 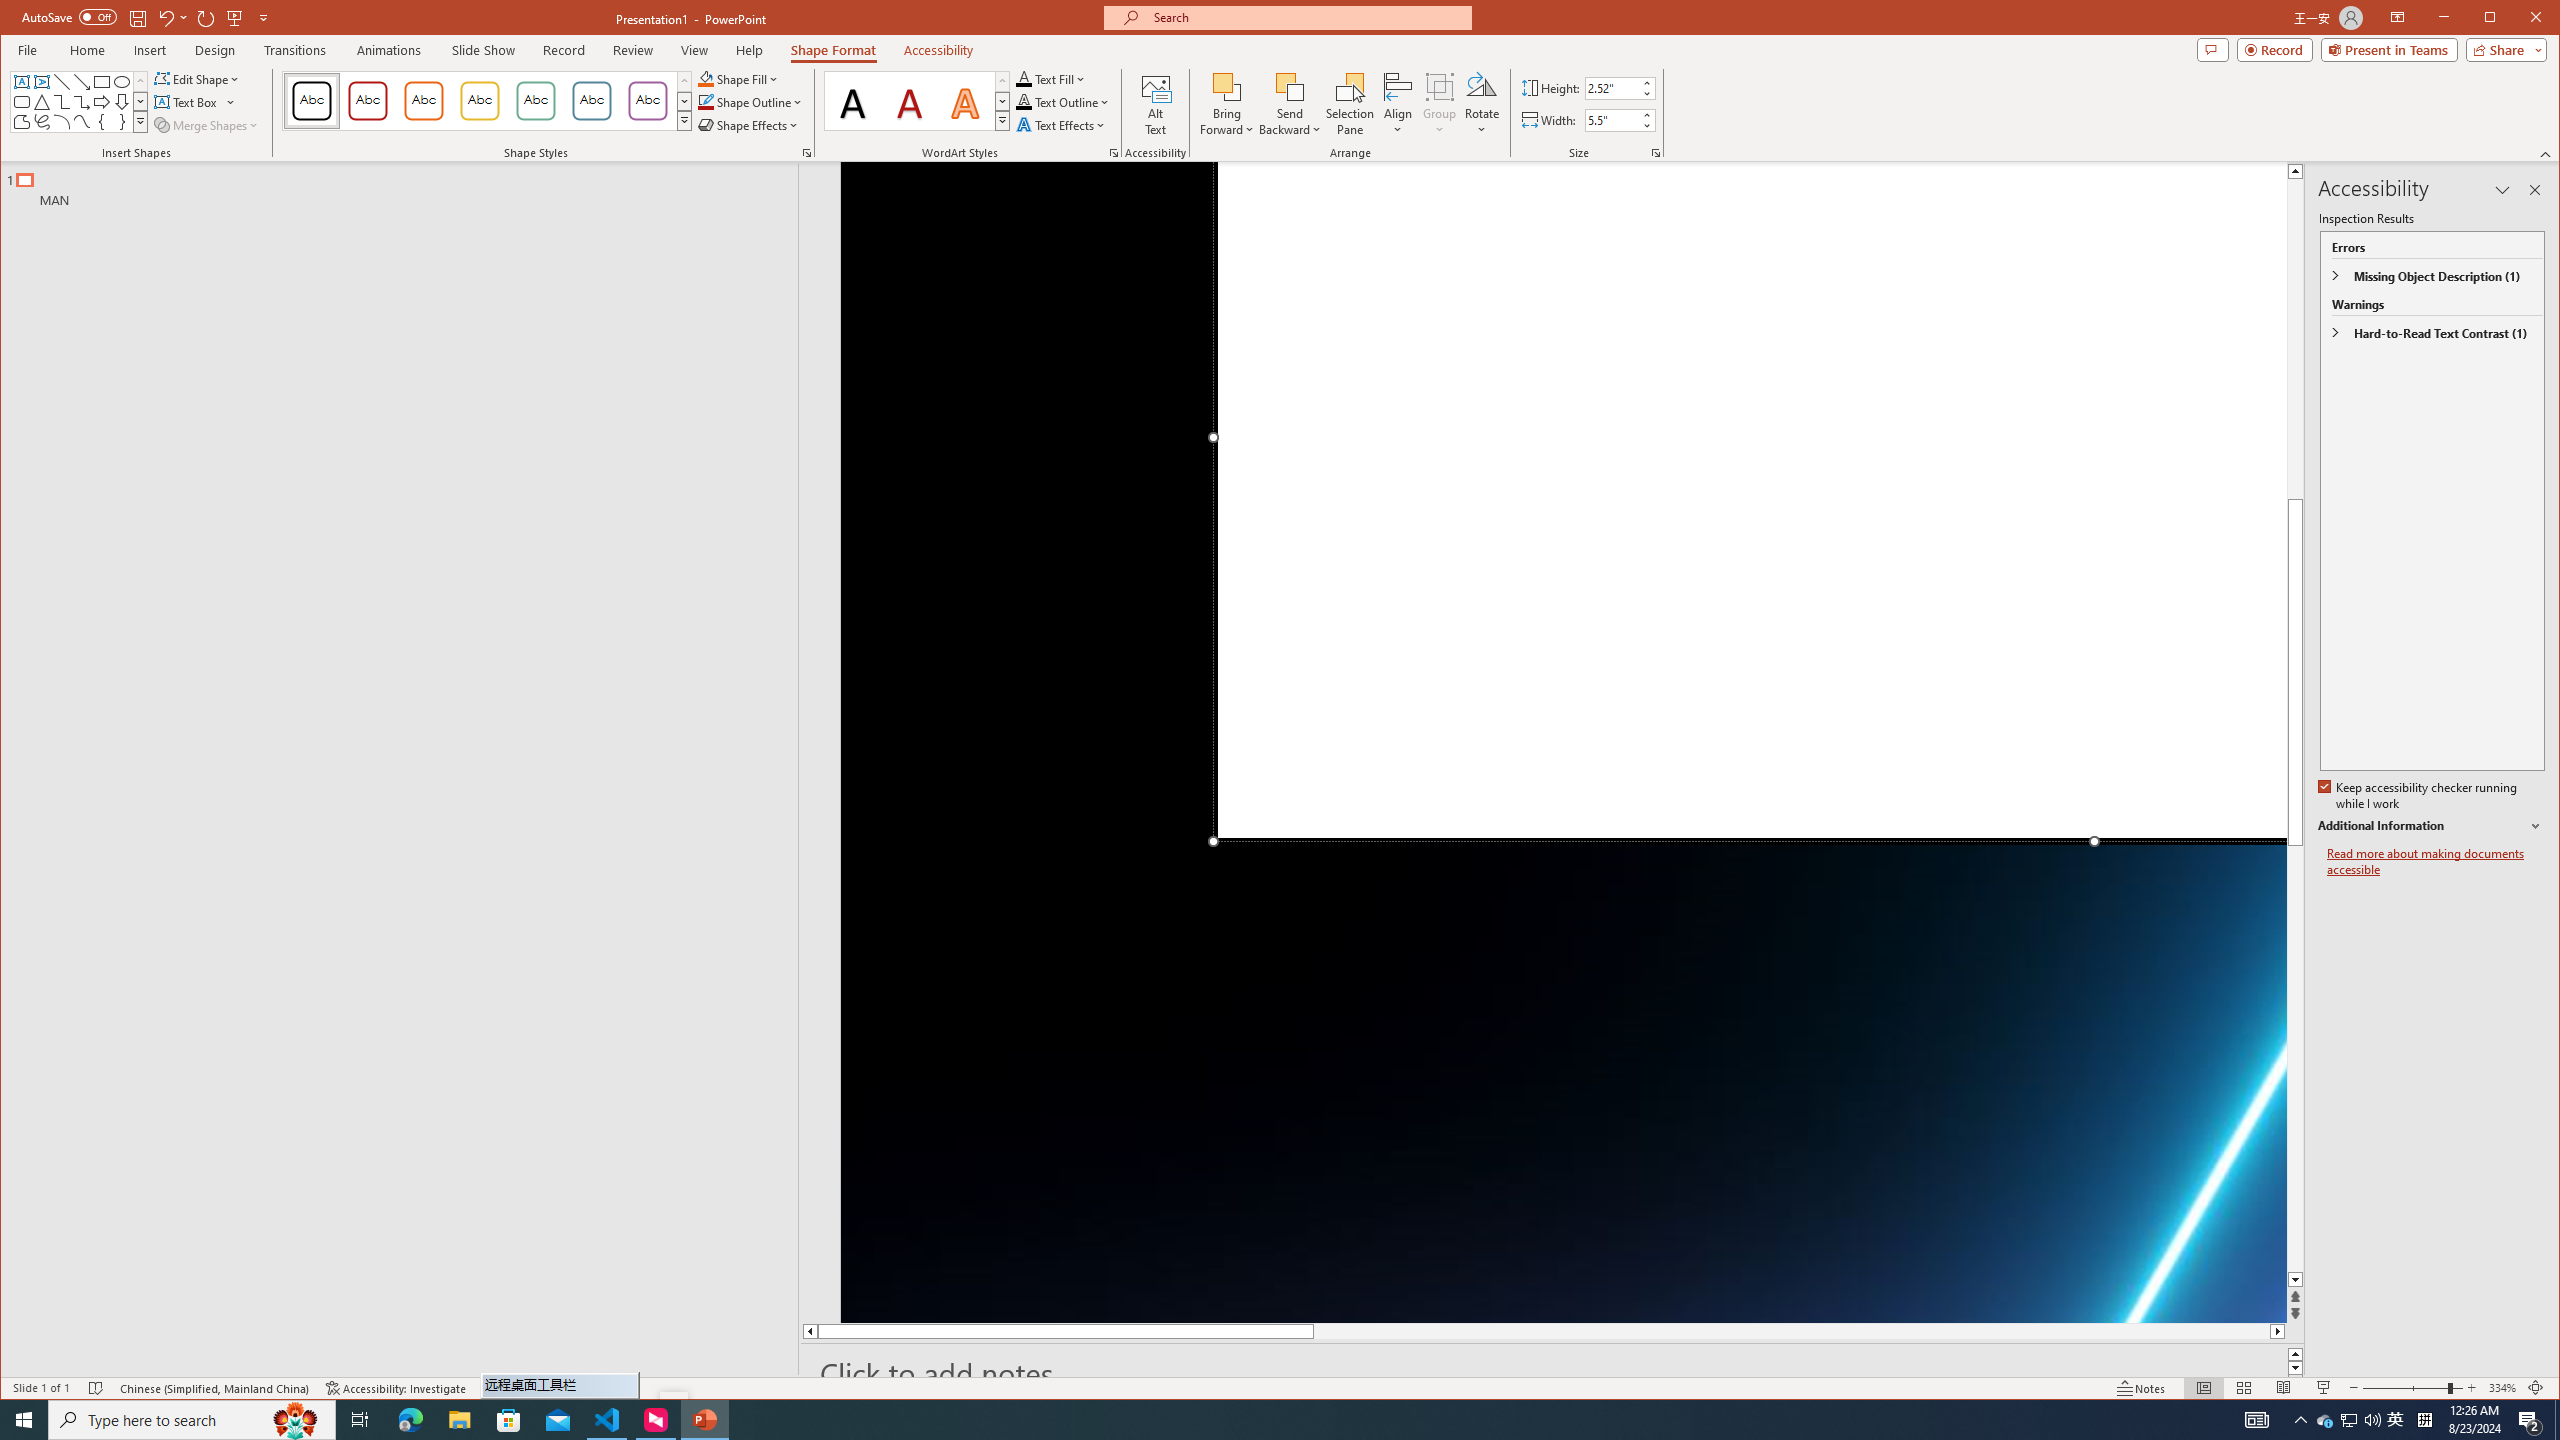 I want to click on 'Zoom 334%', so click(x=2502, y=1387).